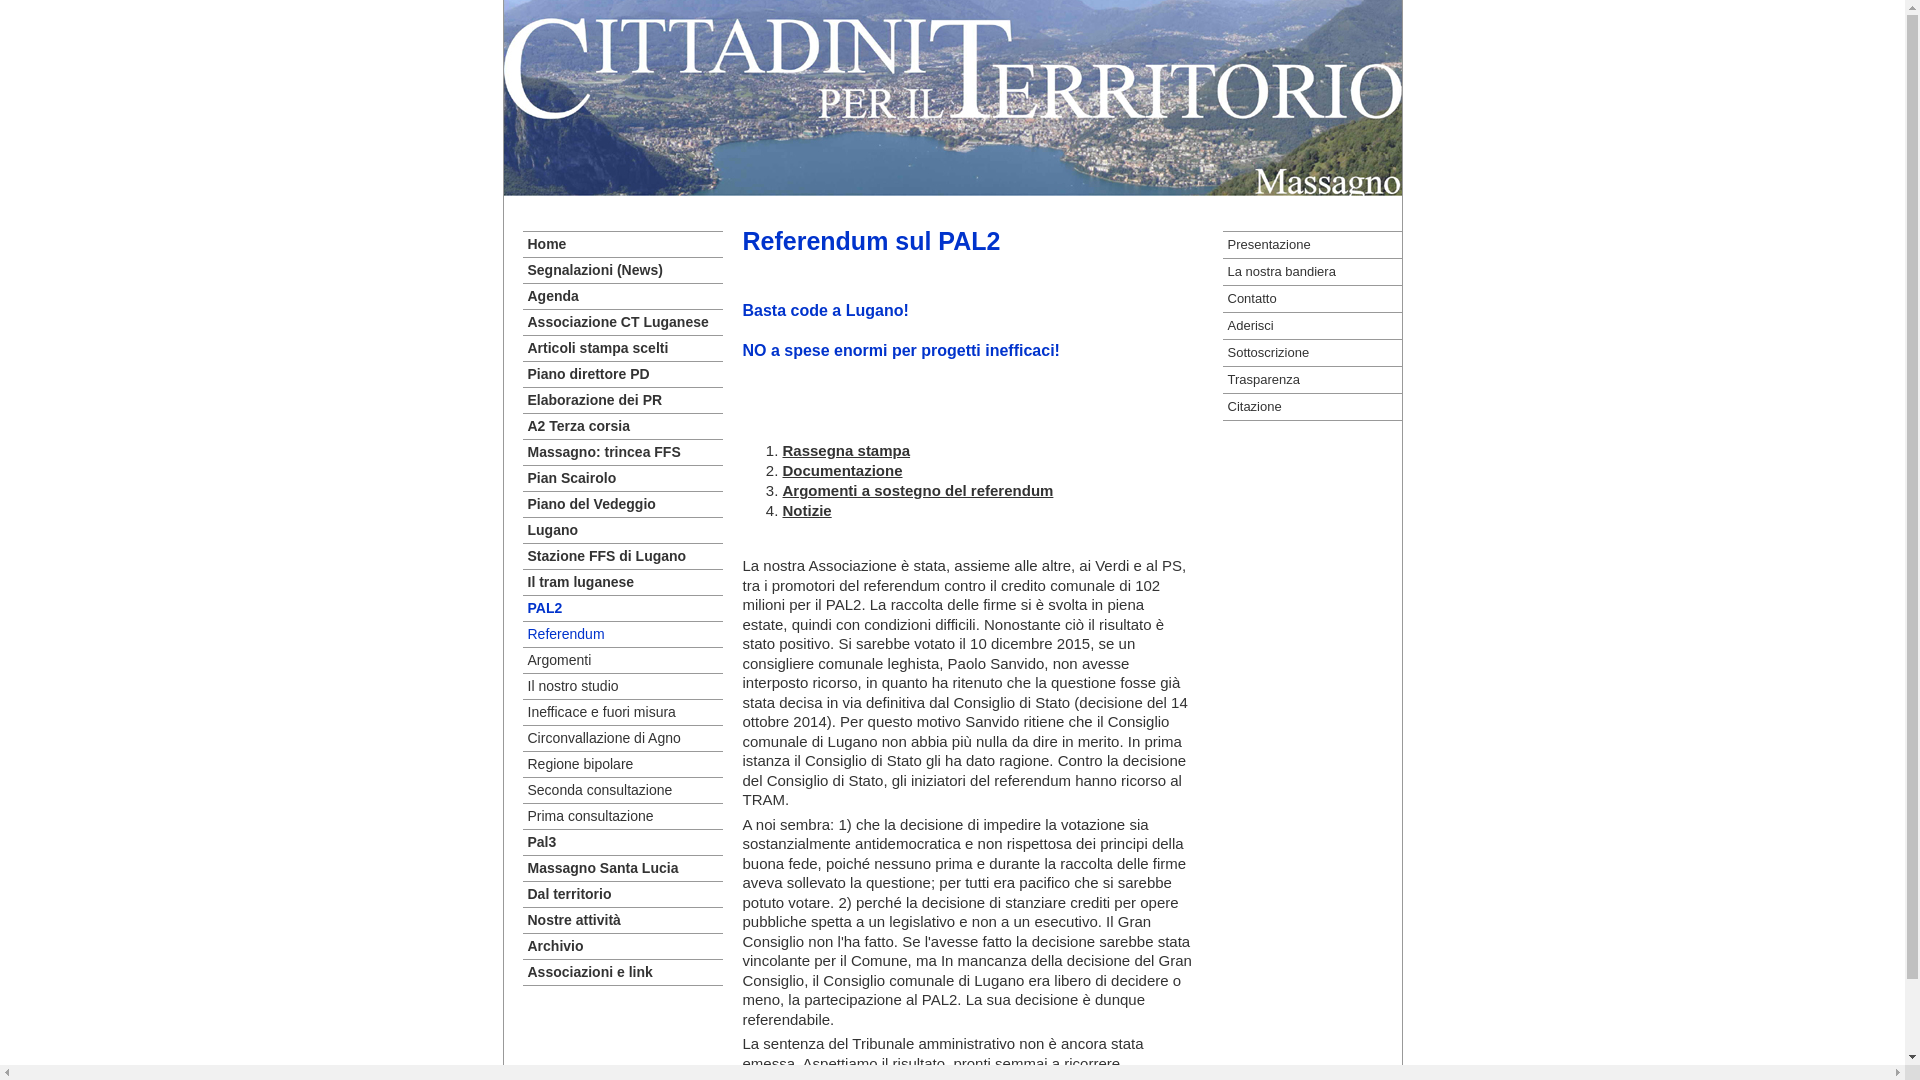 This screenshot has width=1920, height=1080. Describe the element at coordinates (1311, 352) in the screenshot. I see `'Sottoscrizione'` at that location.